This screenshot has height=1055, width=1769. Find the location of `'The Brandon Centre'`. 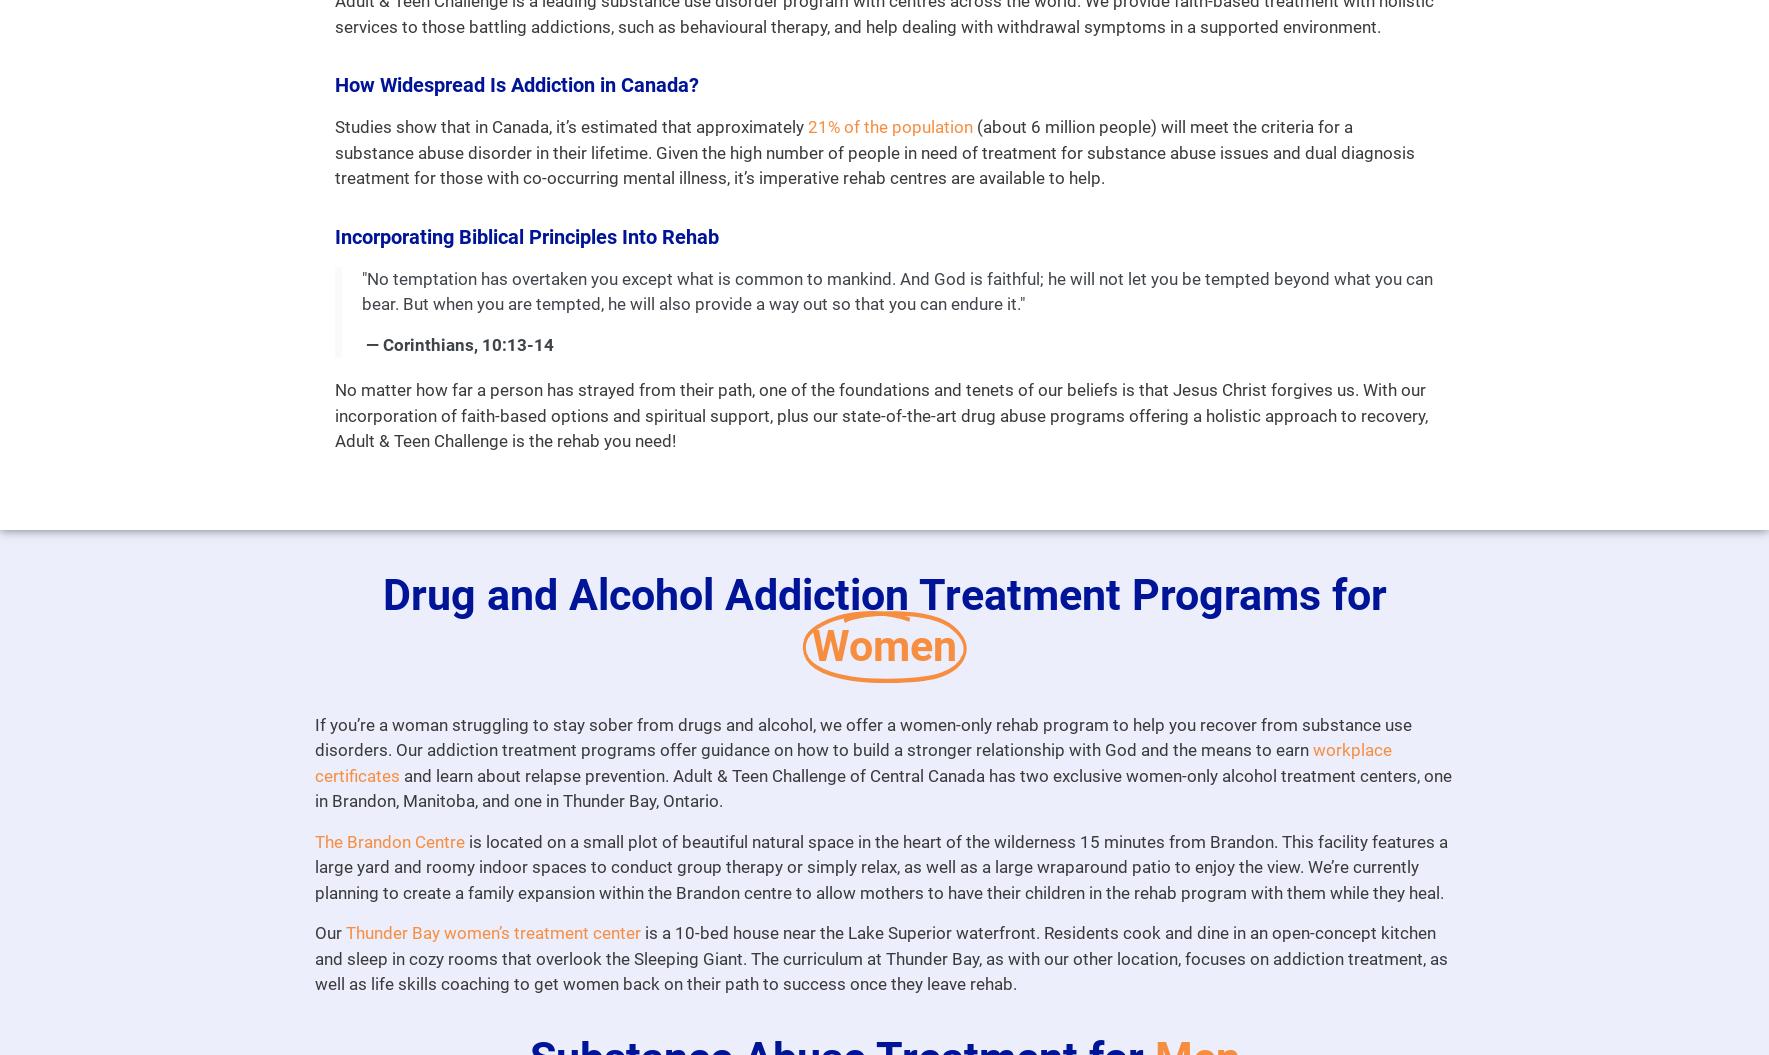

'The Brandon Centre' is located at coordinates (313, 841).